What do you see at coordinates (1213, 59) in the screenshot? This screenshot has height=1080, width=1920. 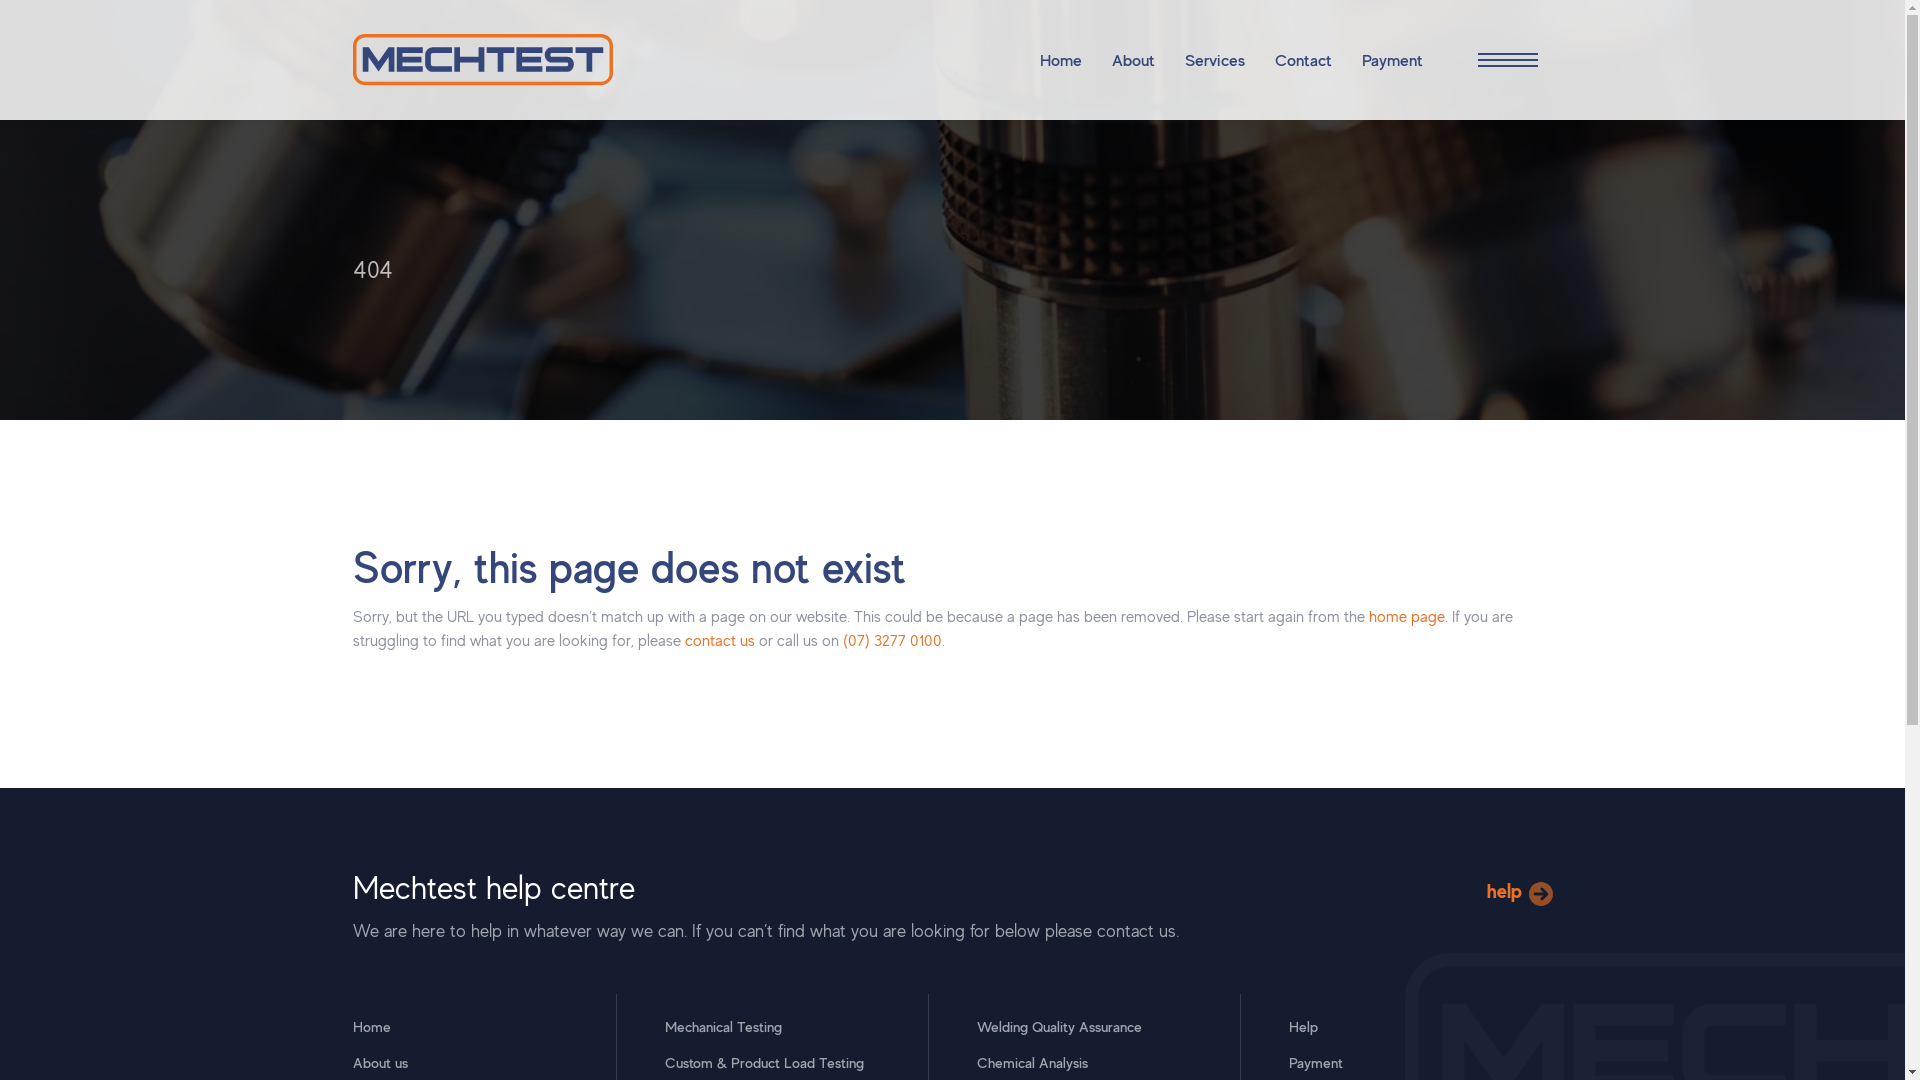 I see `'Services'` at bounding box center [1213, 59].